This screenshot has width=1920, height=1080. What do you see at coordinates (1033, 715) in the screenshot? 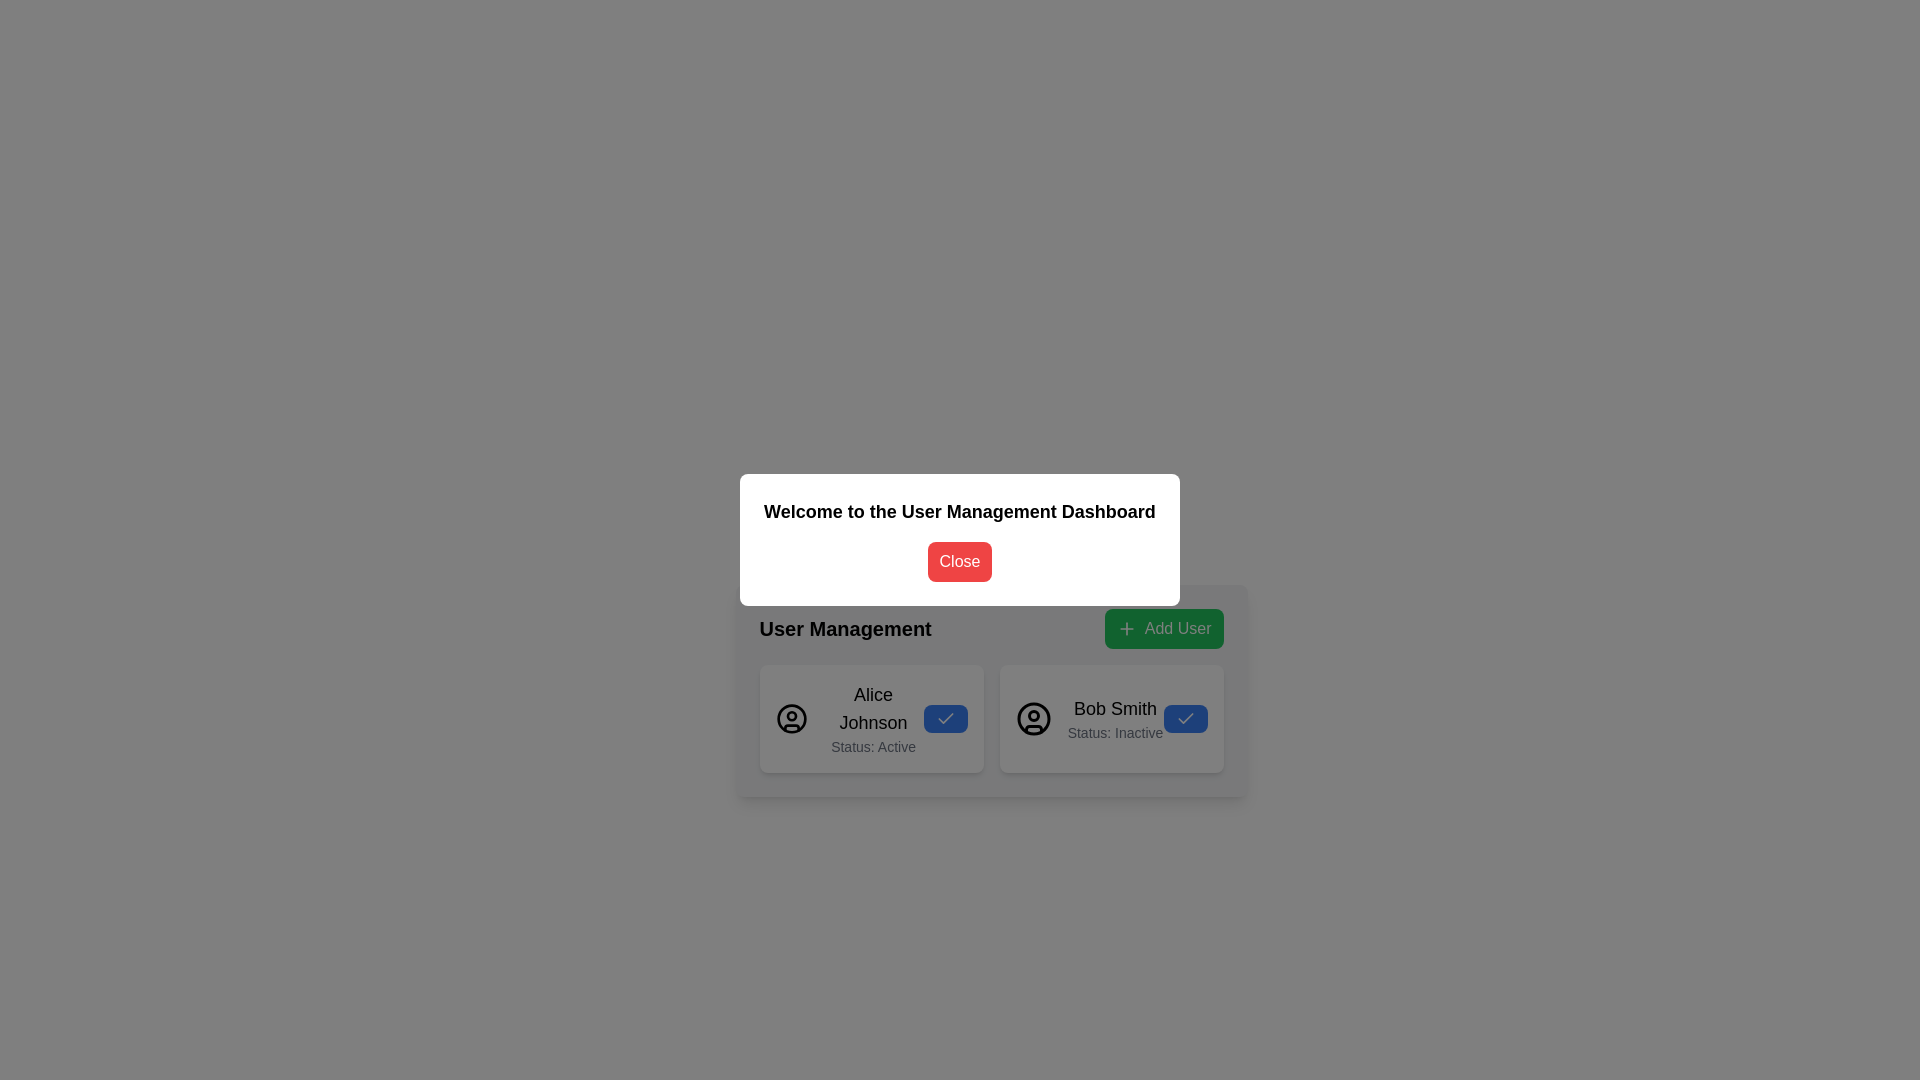
I see `the status indicator located within the user profile icon for Bob Smith, positioned in the upper half of the circle representing the face` at bounding box center [1033, 715].